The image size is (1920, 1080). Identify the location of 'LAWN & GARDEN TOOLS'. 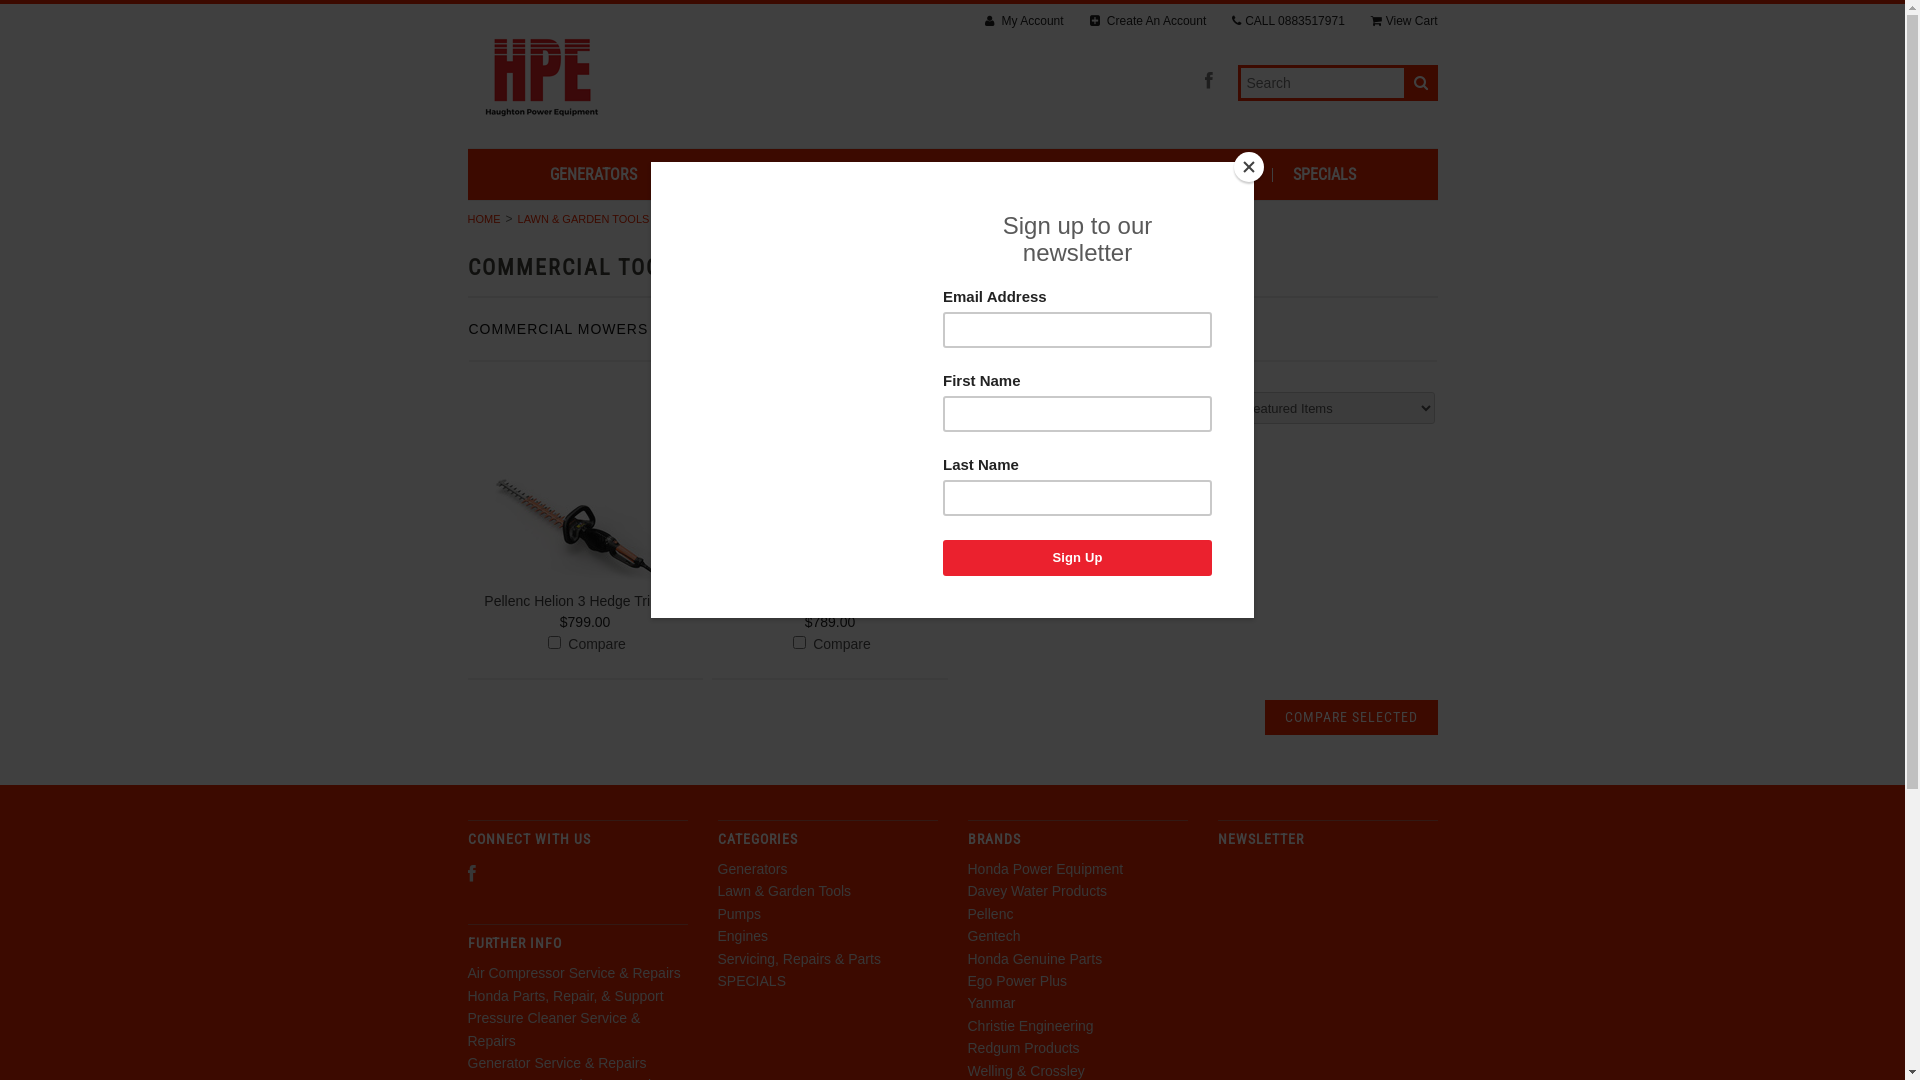
(756, 173).